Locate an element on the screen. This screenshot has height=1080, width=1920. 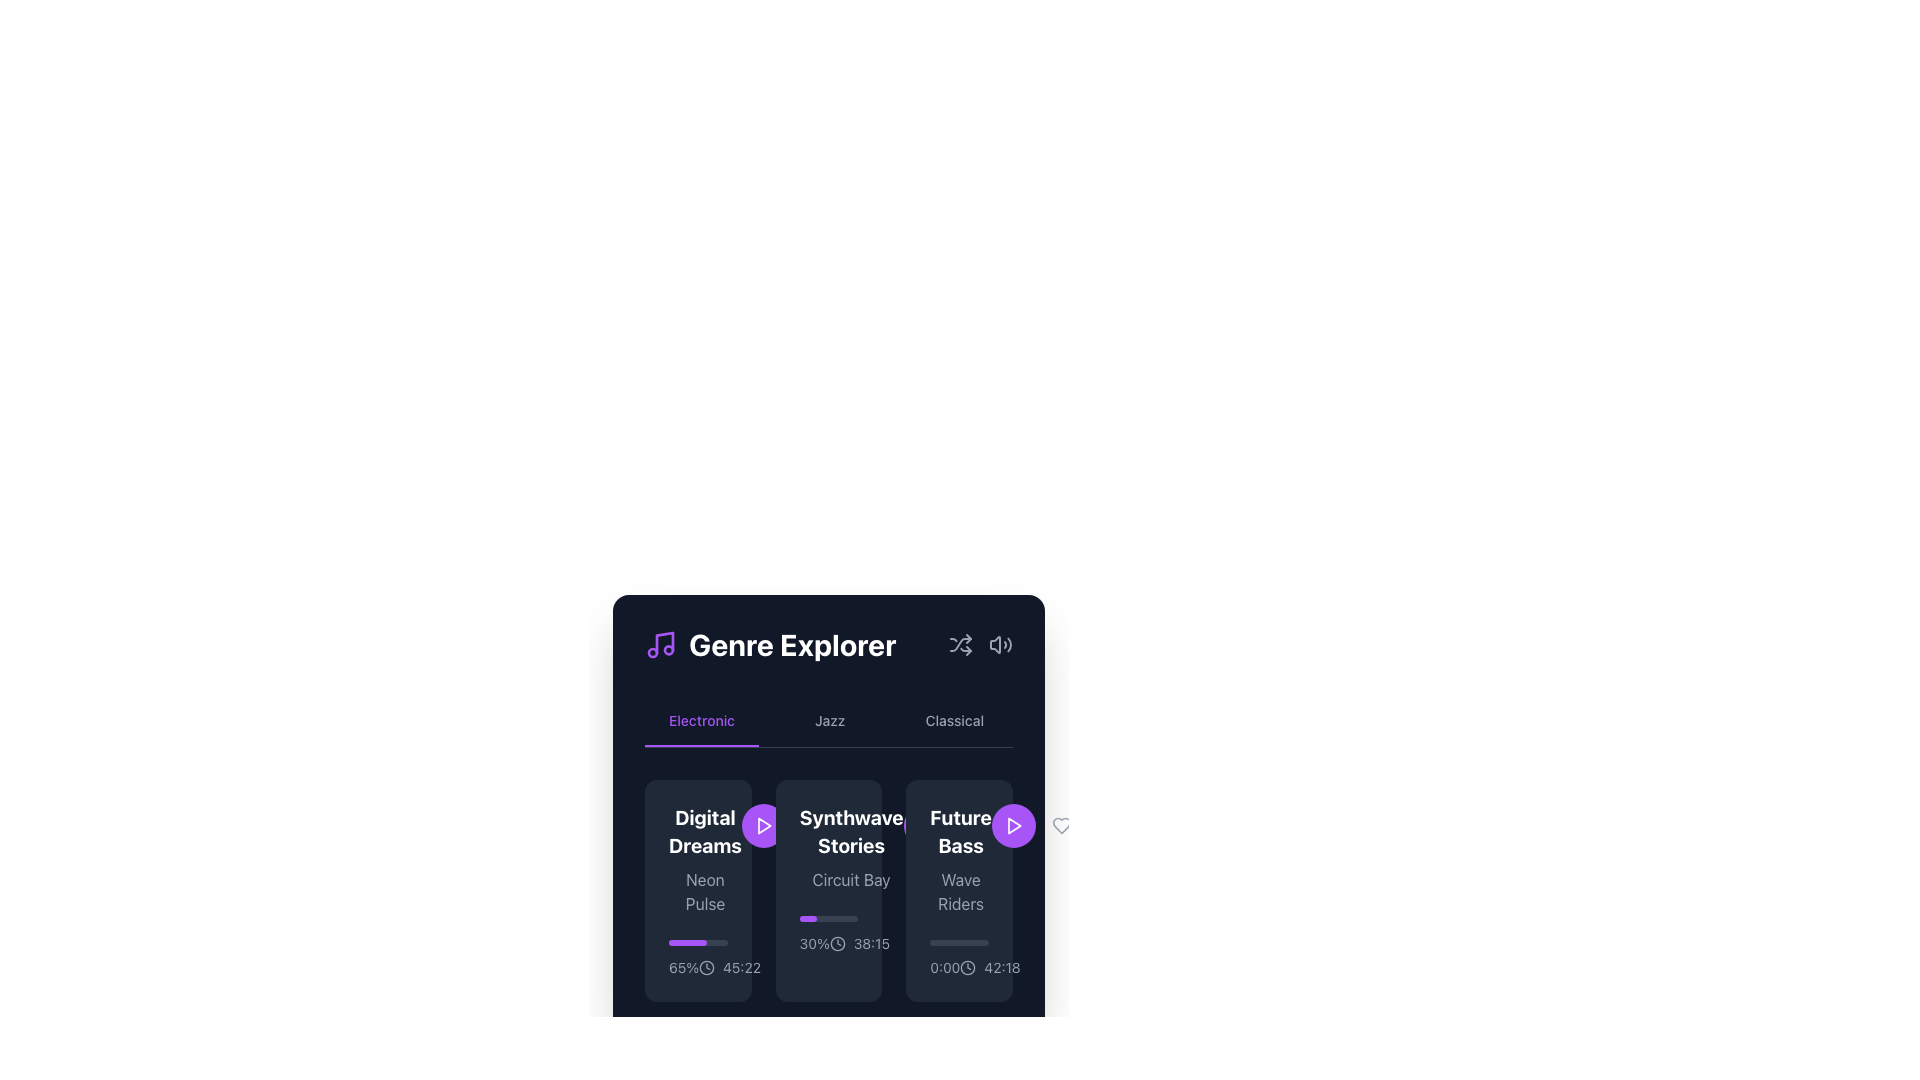
the Text Label with Icon that displays the time markers '0:00' and '42:18' below the audio progress bar in the 'Future Bass' genre card in the 'Genre Explorer' section is located at coordinates (958, 967).